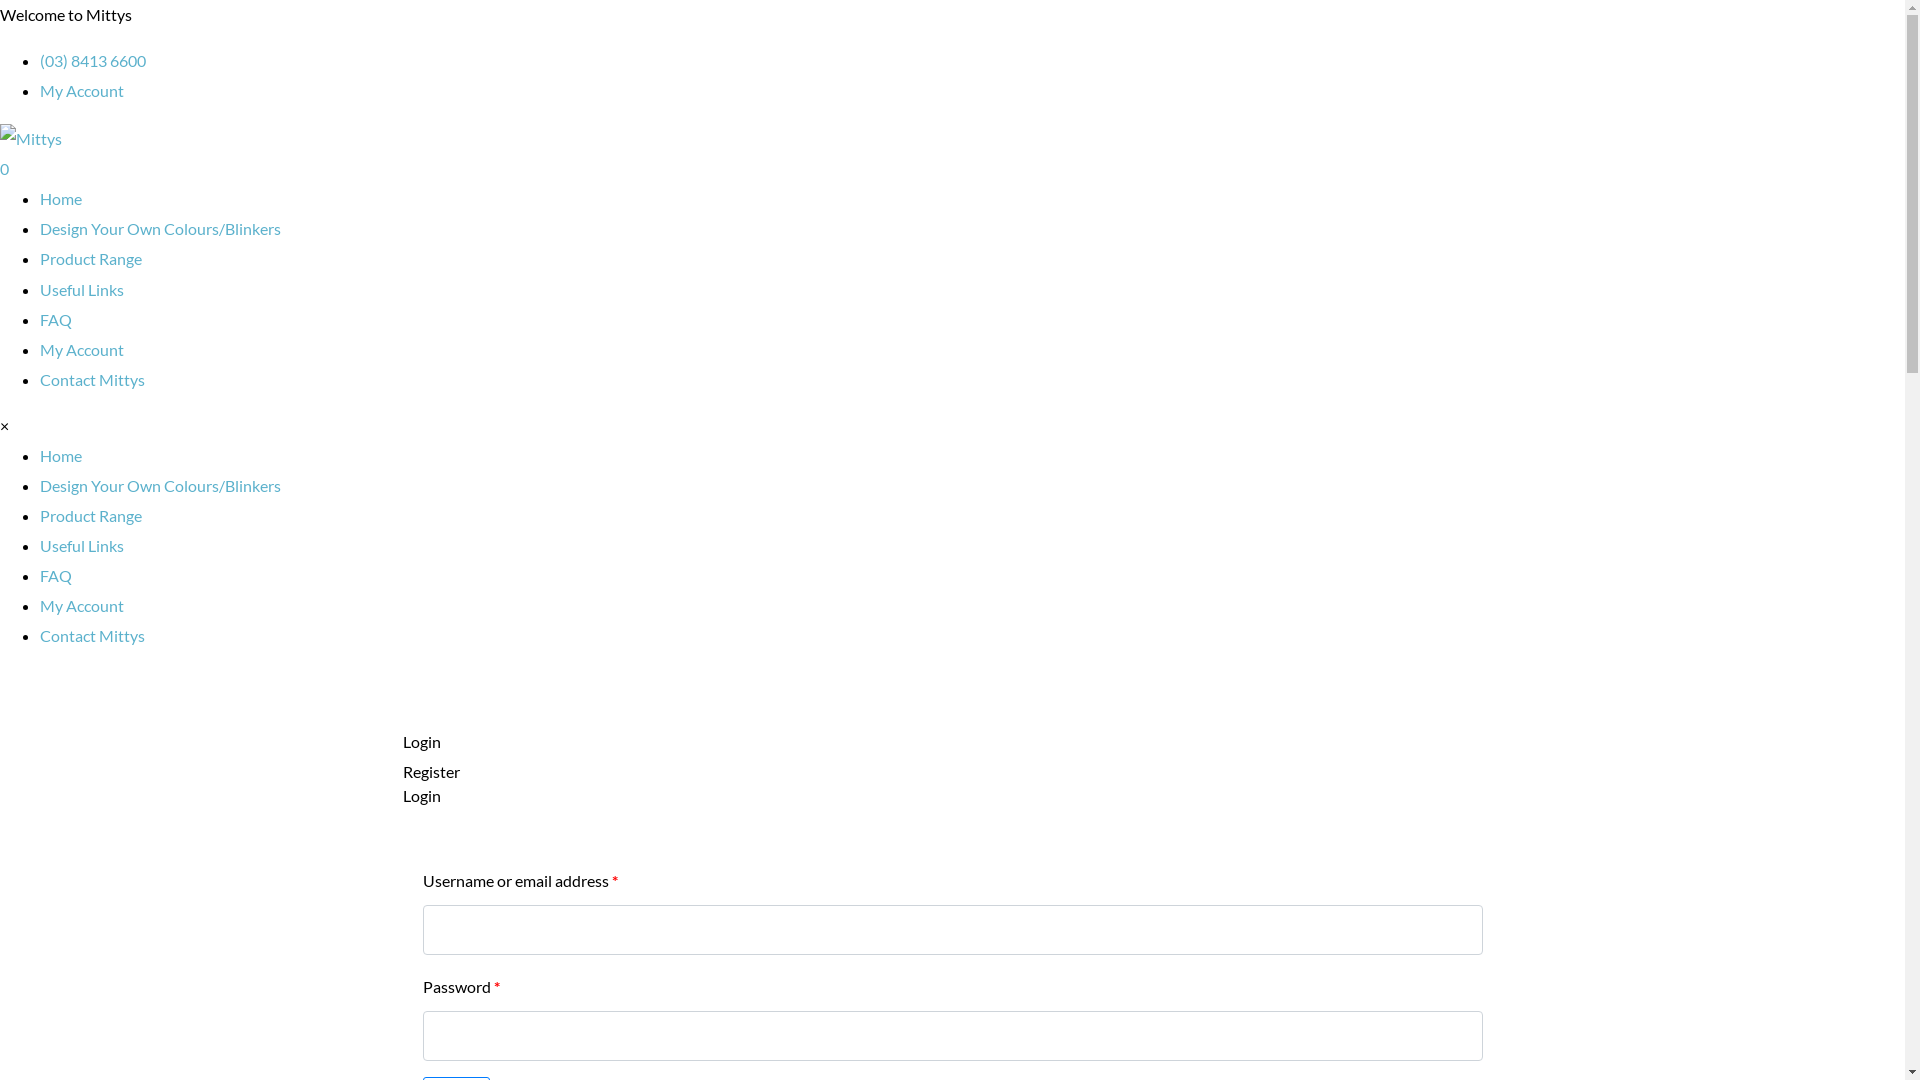  I want to click on 'Useful Links', so click(80, 545).